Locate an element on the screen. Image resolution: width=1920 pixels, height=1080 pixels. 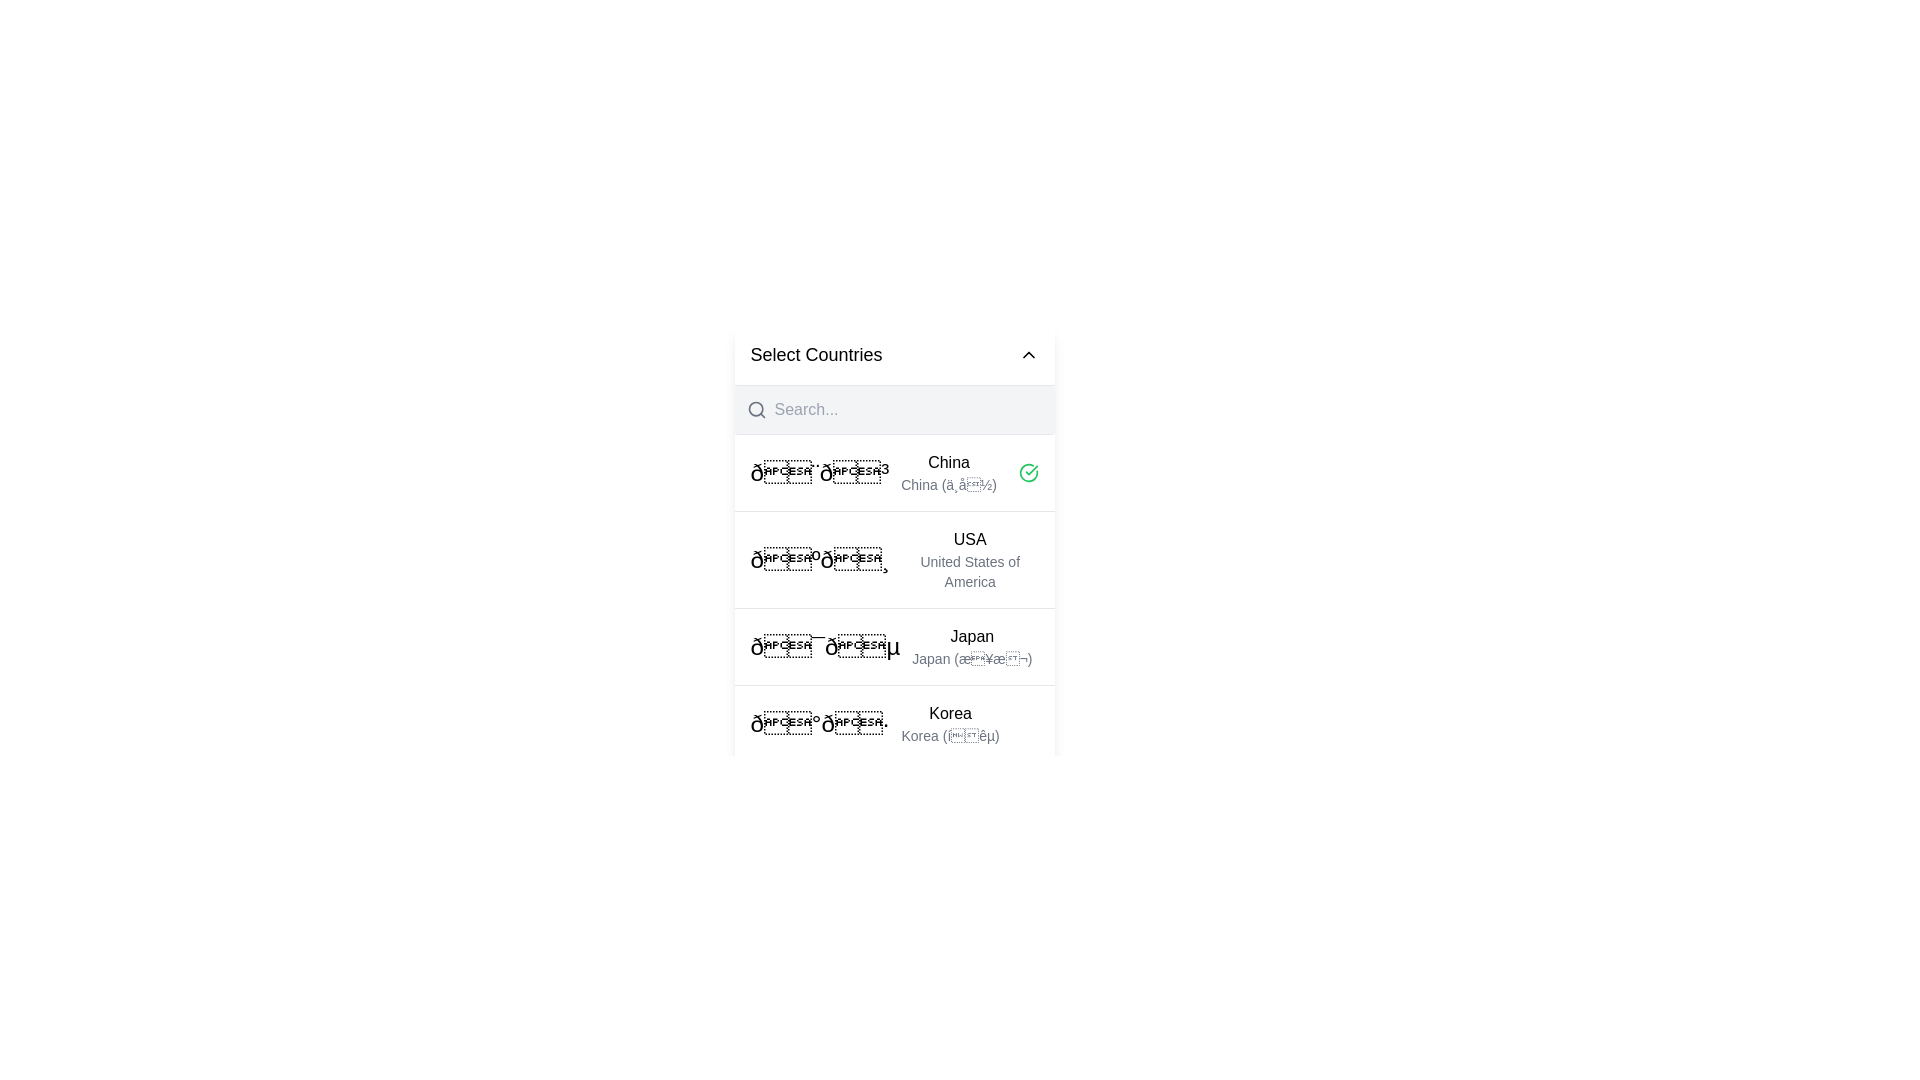
the static text component displaying 'Japan' in bold and 'Japan (日本)' in grey, located in the third row of the country list, between 'USA' and 'Korea' is located at coordinates (972, 647).